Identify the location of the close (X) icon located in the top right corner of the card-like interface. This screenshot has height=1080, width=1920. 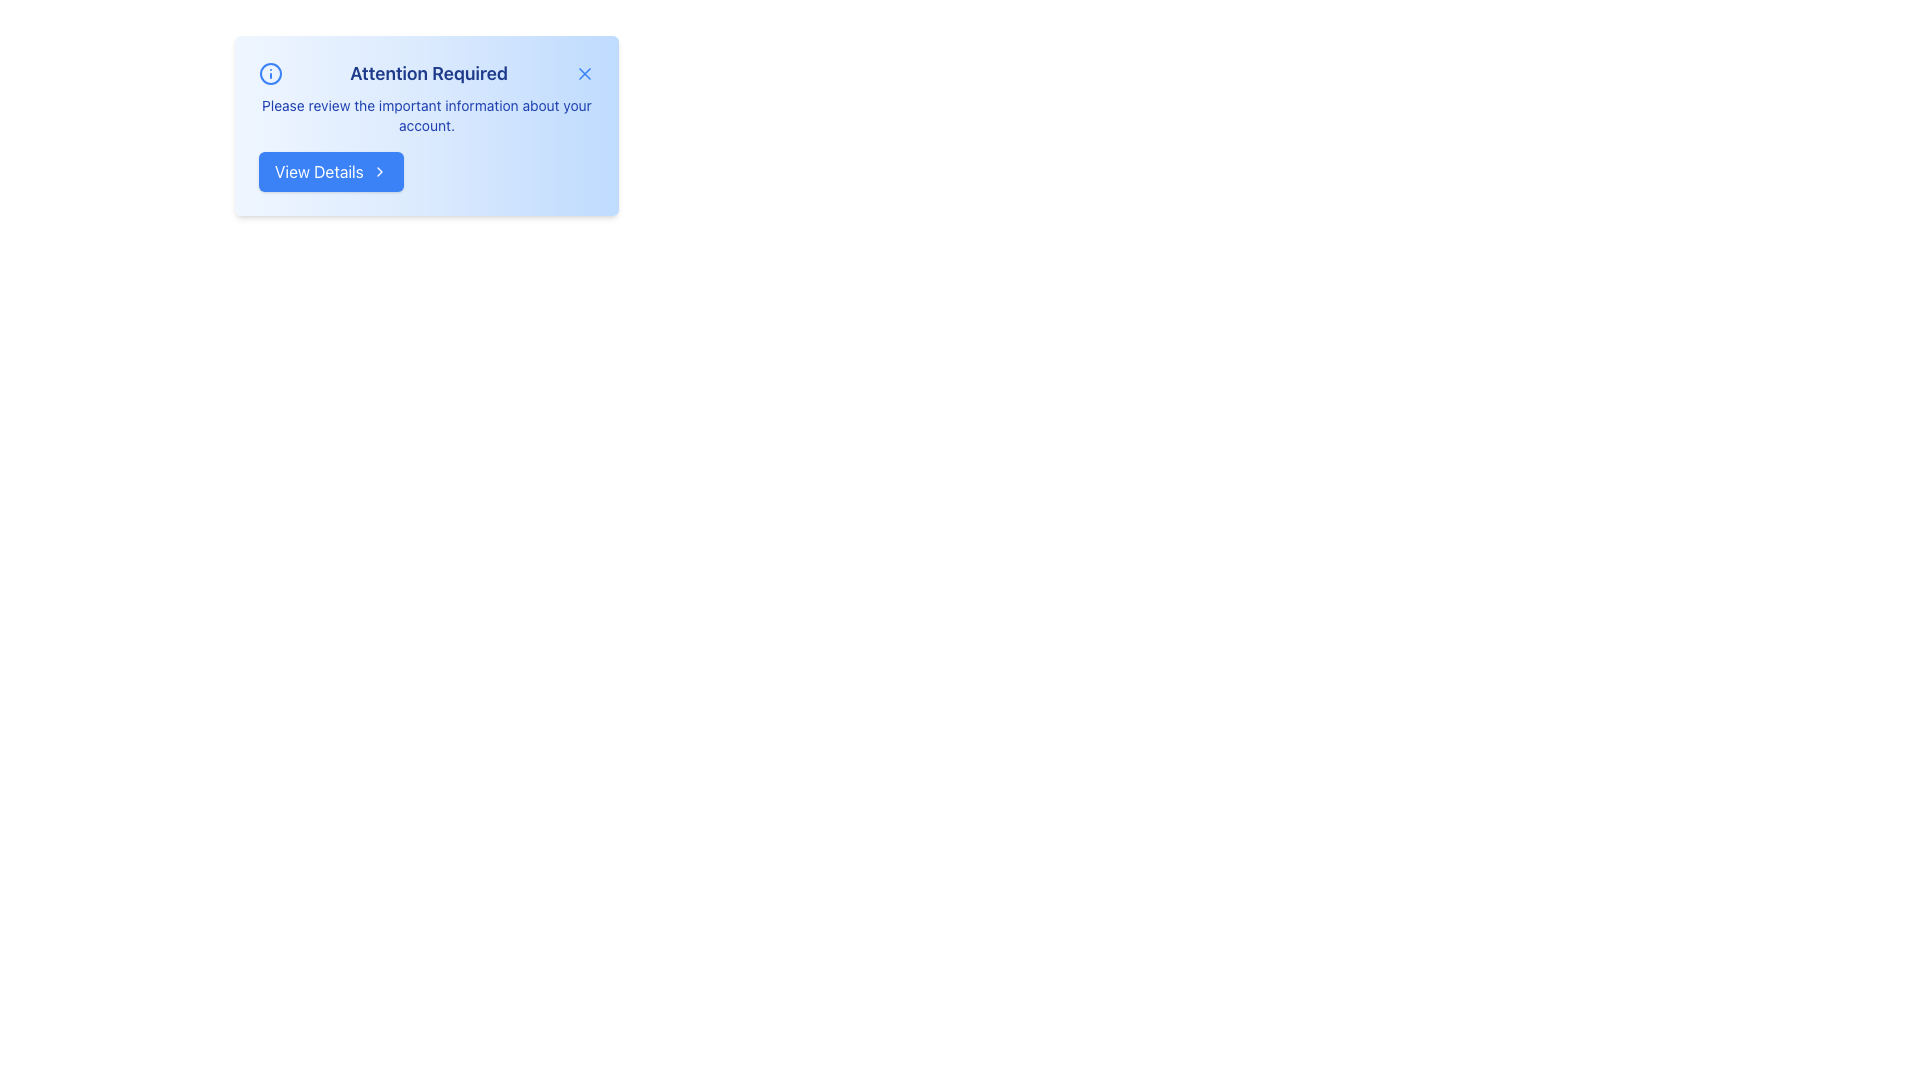
(584, 72).